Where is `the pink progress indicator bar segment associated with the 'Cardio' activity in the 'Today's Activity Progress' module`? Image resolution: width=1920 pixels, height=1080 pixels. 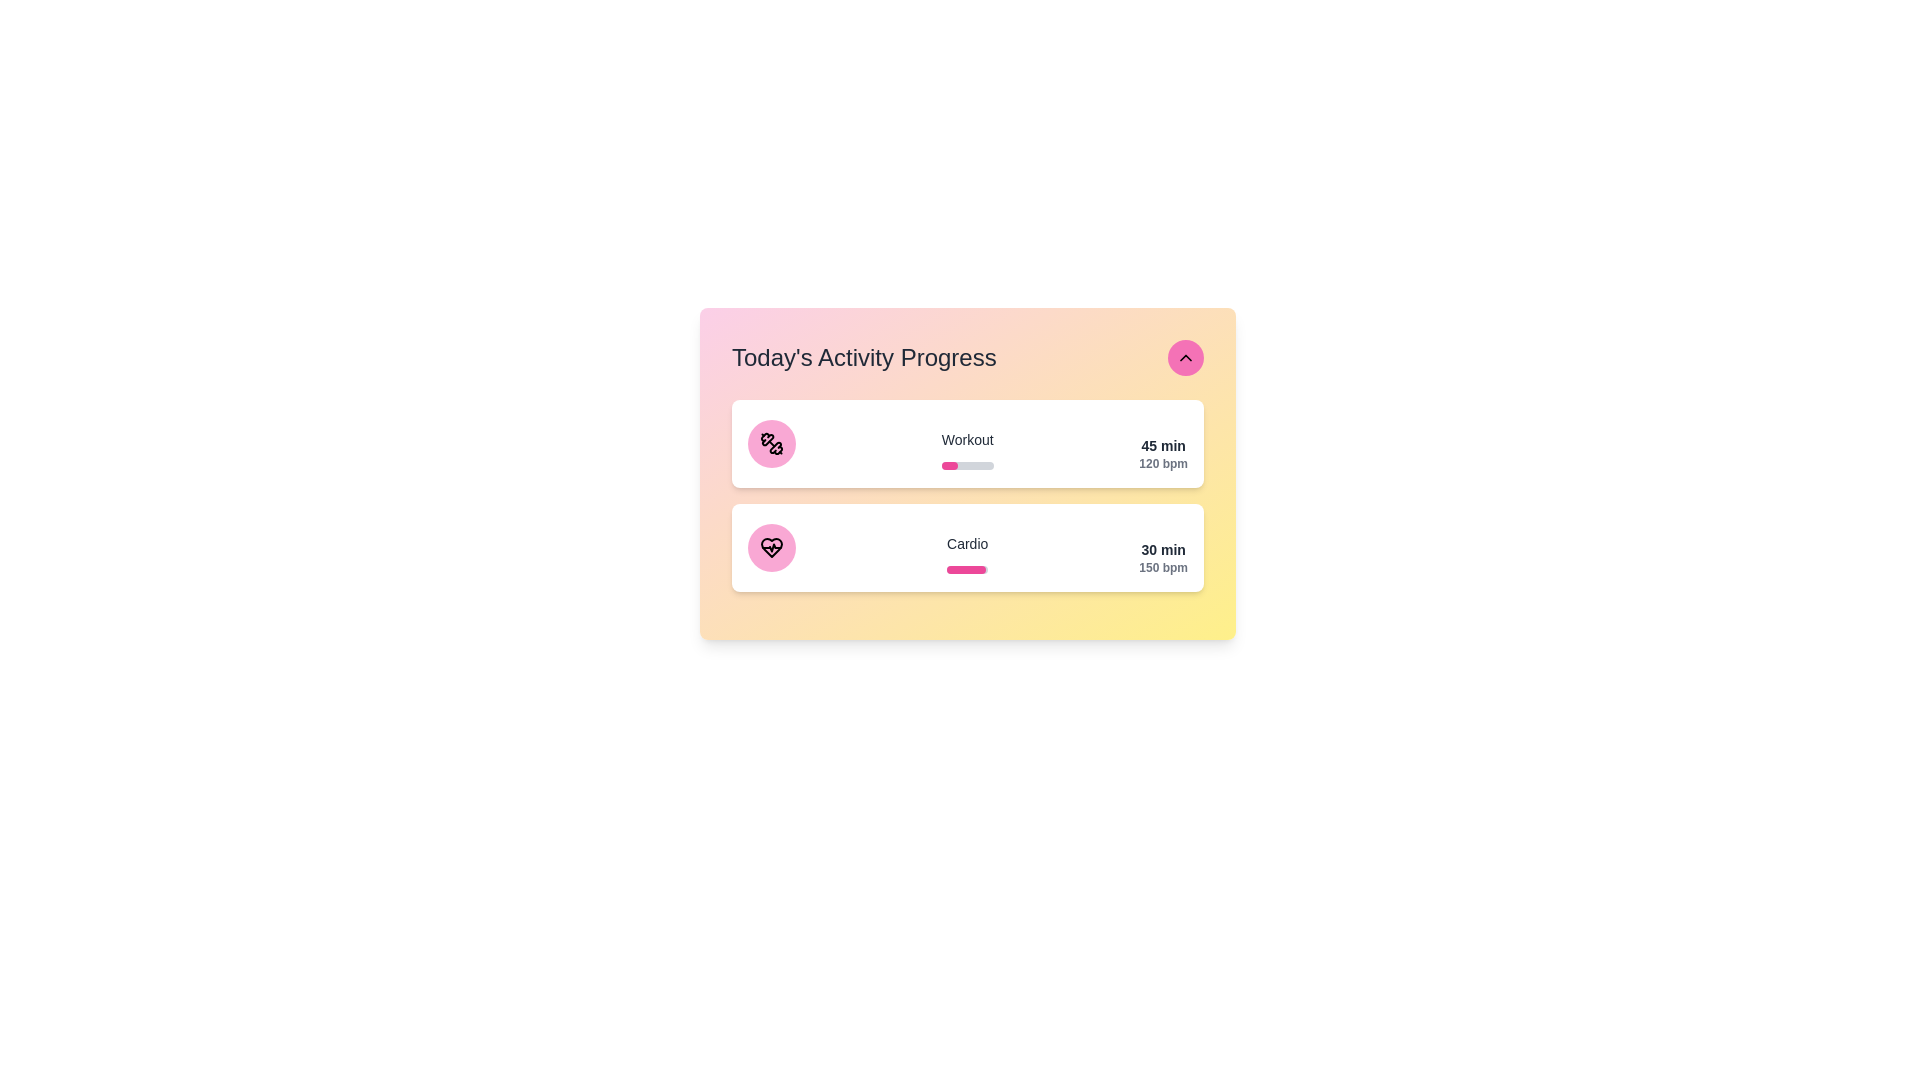
the pink progress indicator bar segment associated with the 'Cardio' activity in the 'Today's Activity Progress' module is located at coordinates (966, 570).